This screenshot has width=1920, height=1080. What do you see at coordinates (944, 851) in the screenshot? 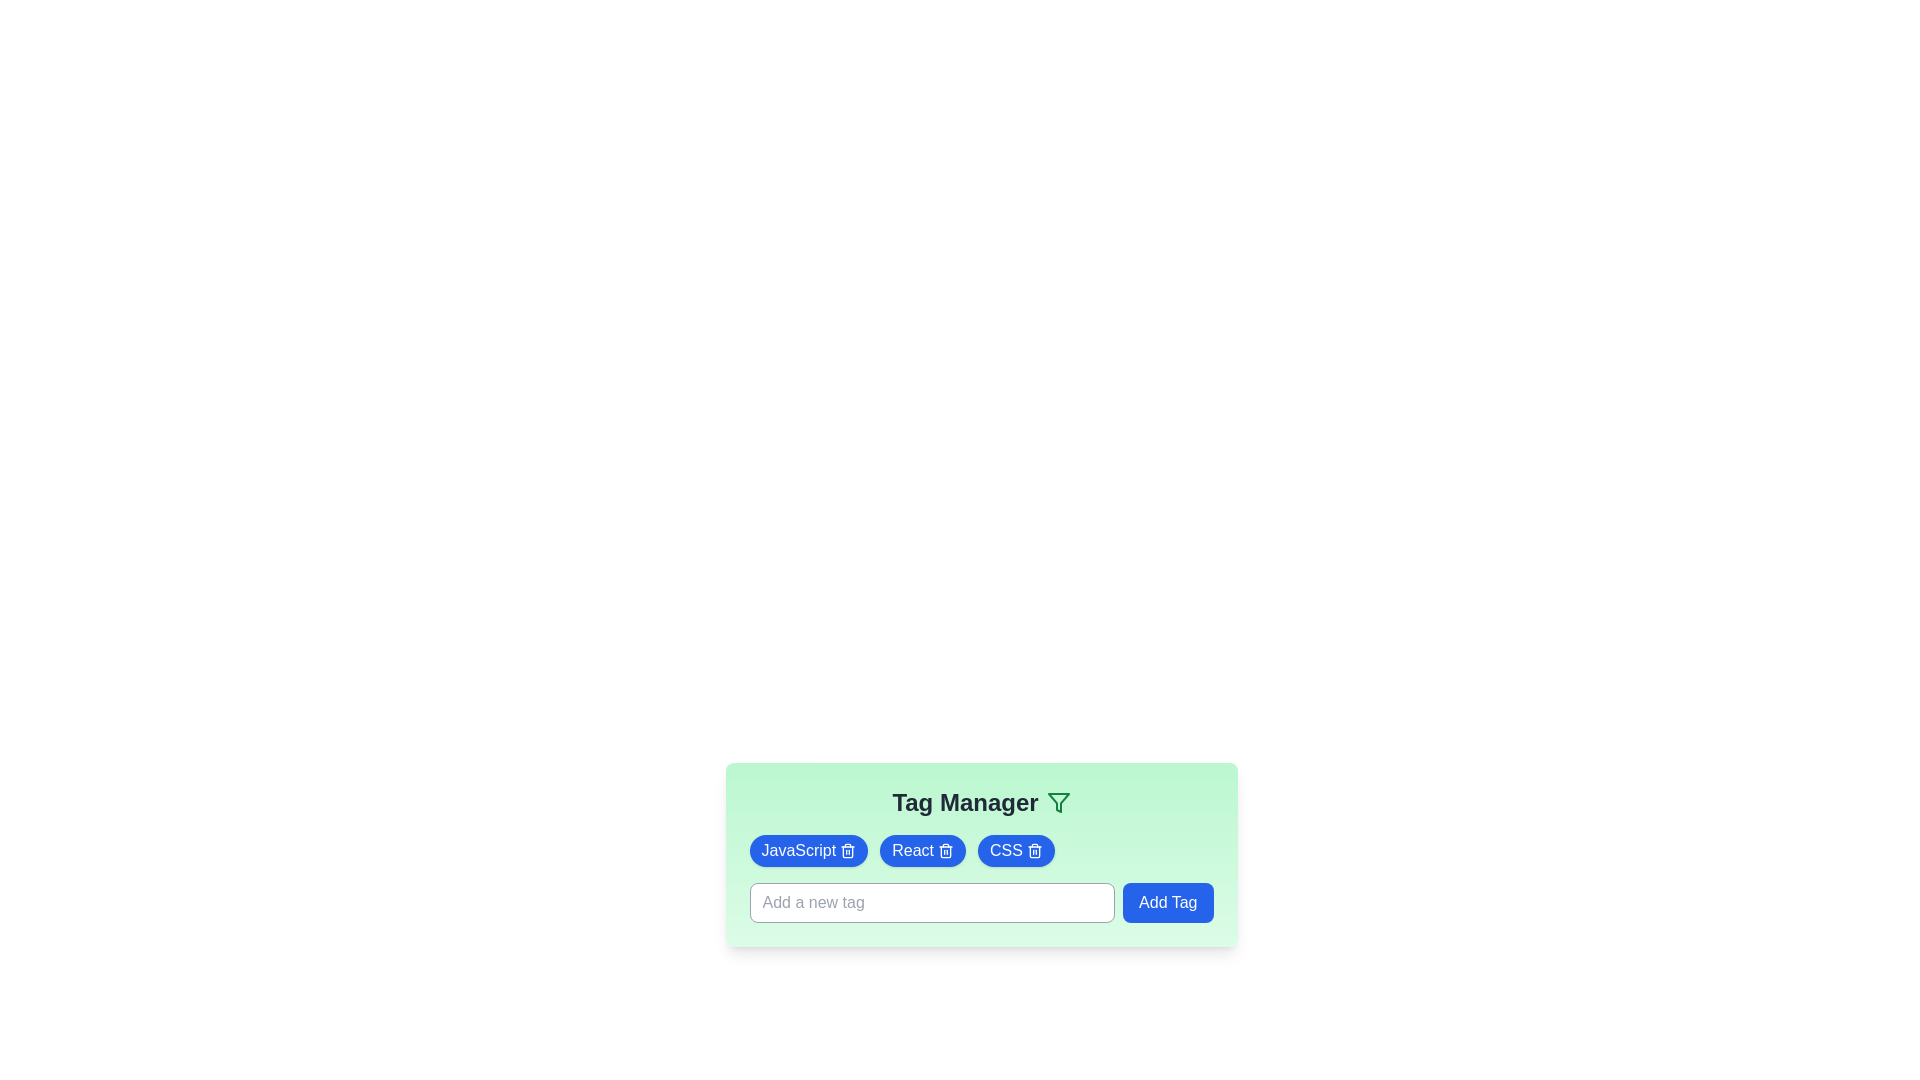
I see `the delete icon button located at the rightmost side of the 'React' tag in the 'Tag Manager' section` at bounding box center [944, 851].